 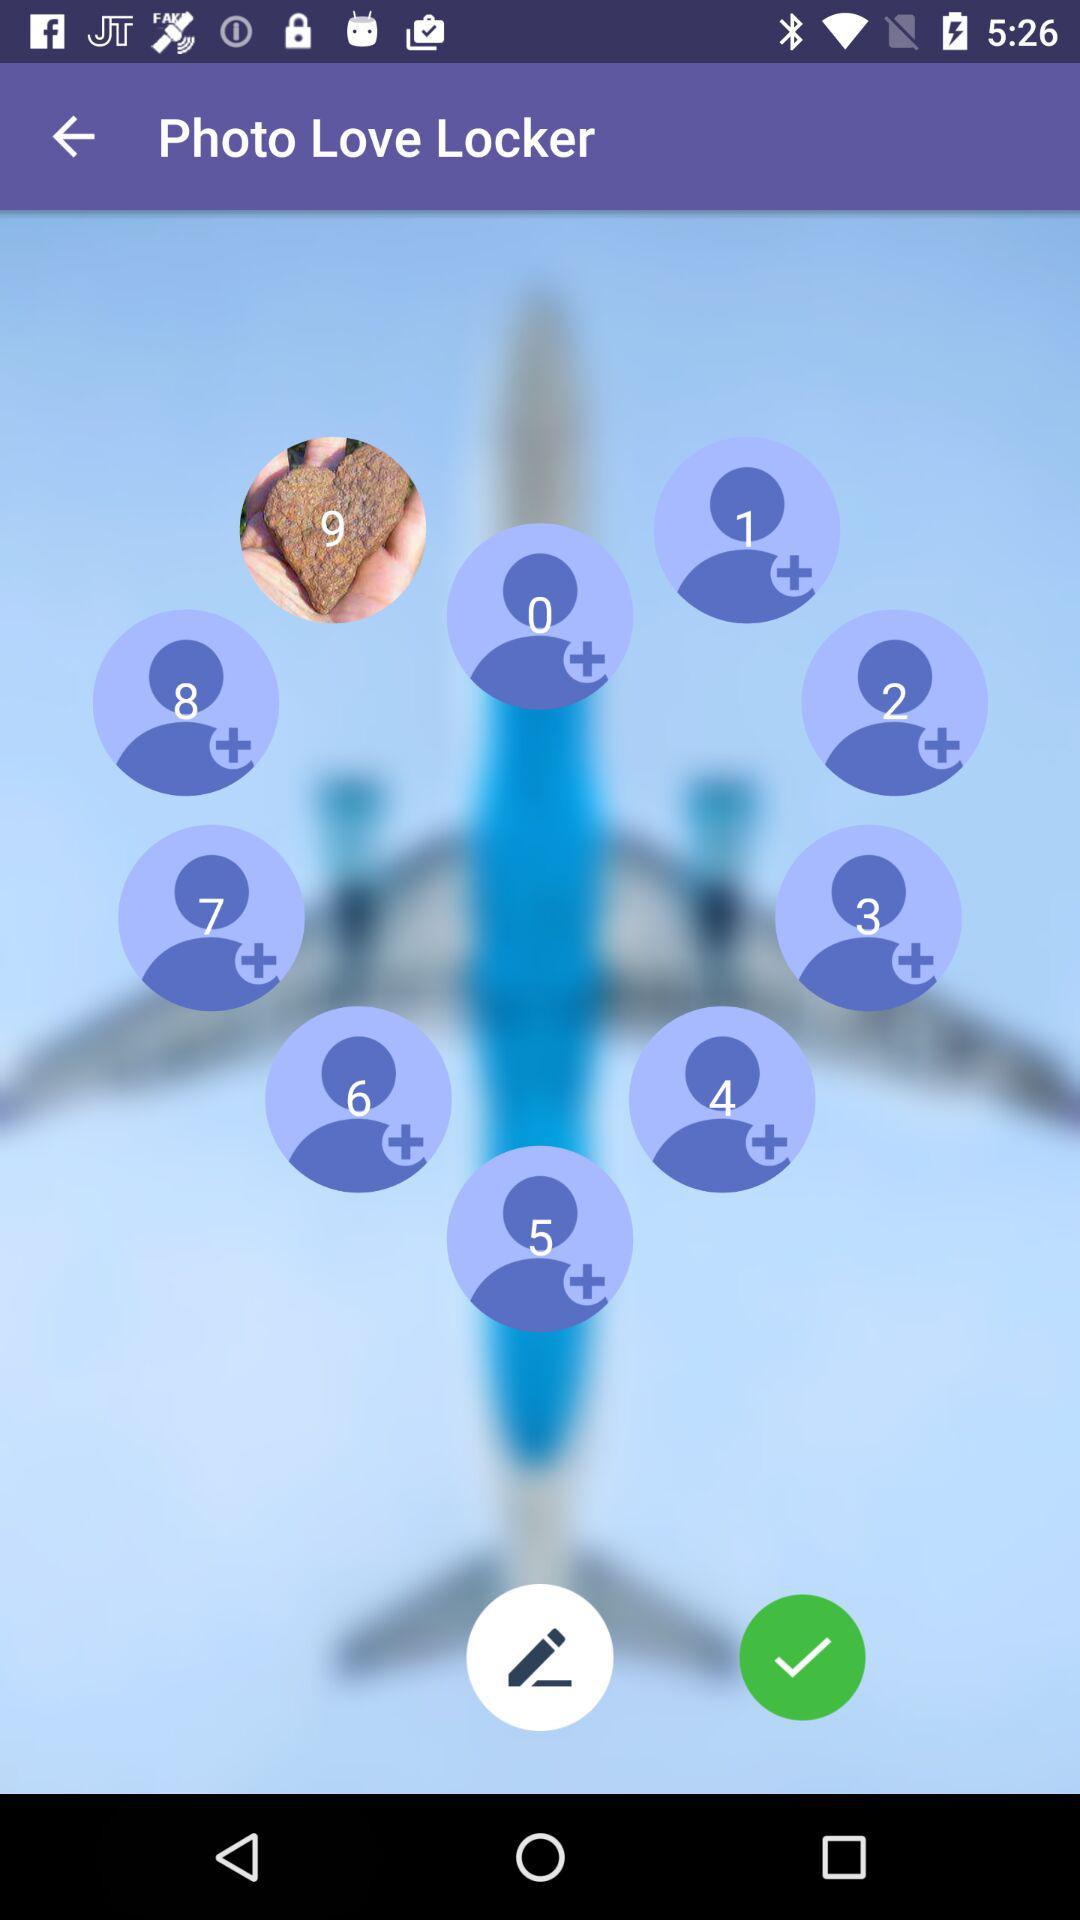 What do you see at coordinates (801, 1657) in the screenshot?
I see `the configuration` at bounding box center [801, 1657].